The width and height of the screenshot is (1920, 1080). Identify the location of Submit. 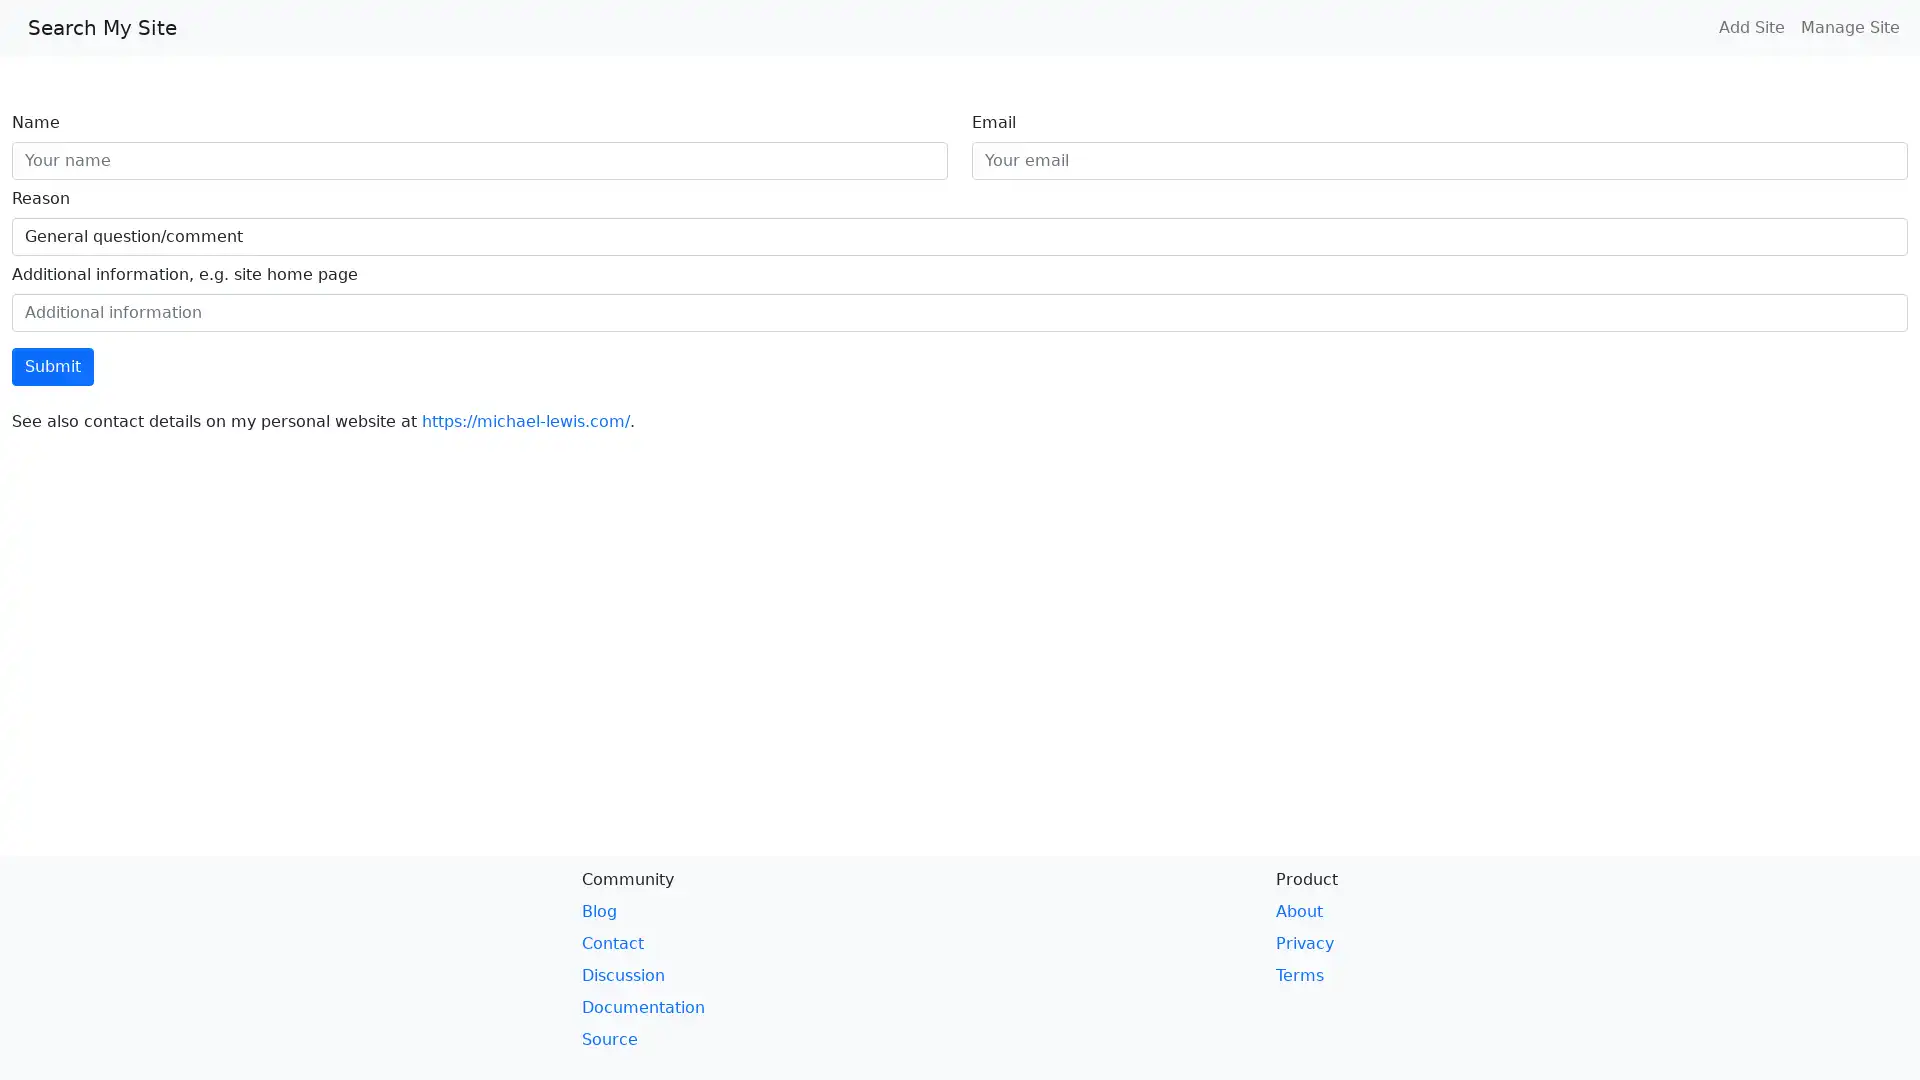
(52, 366).